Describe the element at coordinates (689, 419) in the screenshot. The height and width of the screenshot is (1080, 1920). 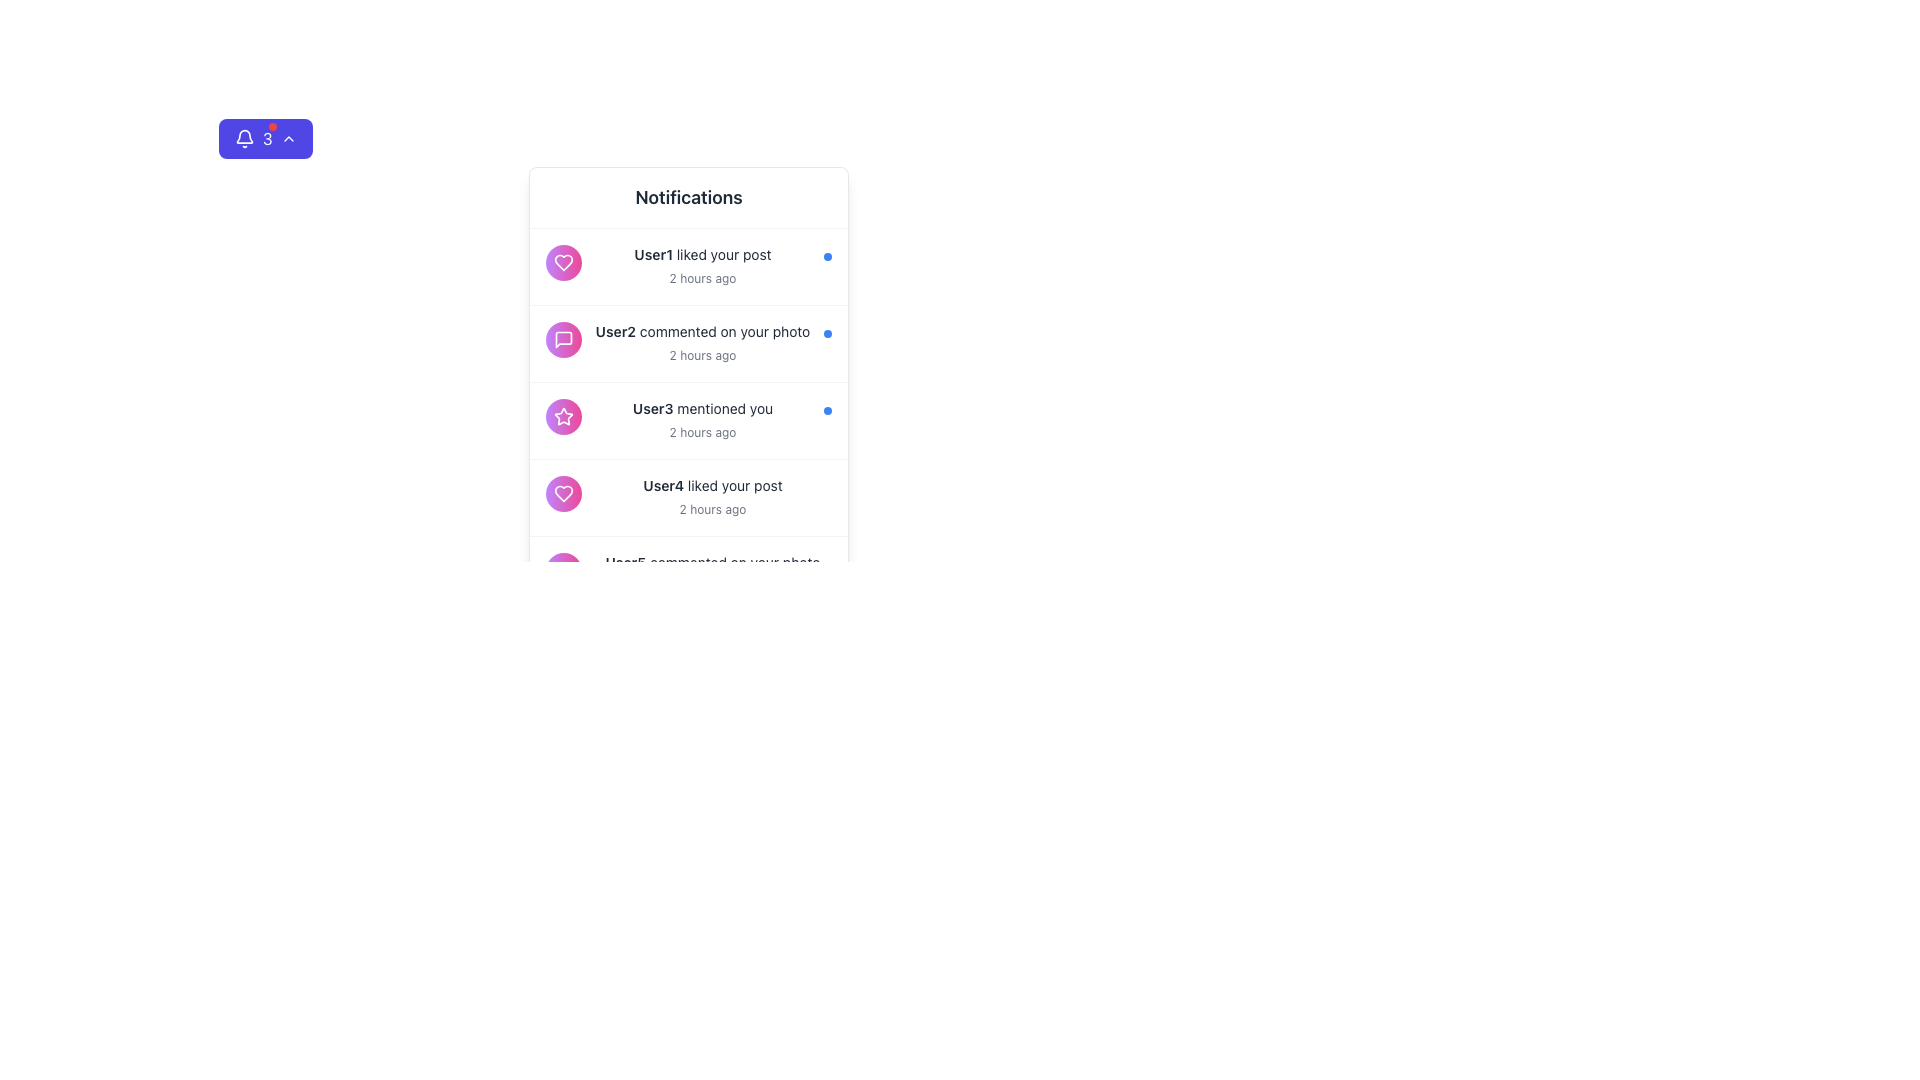
I see `on the third notification item in the notification list, which contains the text 'User3 mentioned you' and indicates unread status with a blue dot` at that location.